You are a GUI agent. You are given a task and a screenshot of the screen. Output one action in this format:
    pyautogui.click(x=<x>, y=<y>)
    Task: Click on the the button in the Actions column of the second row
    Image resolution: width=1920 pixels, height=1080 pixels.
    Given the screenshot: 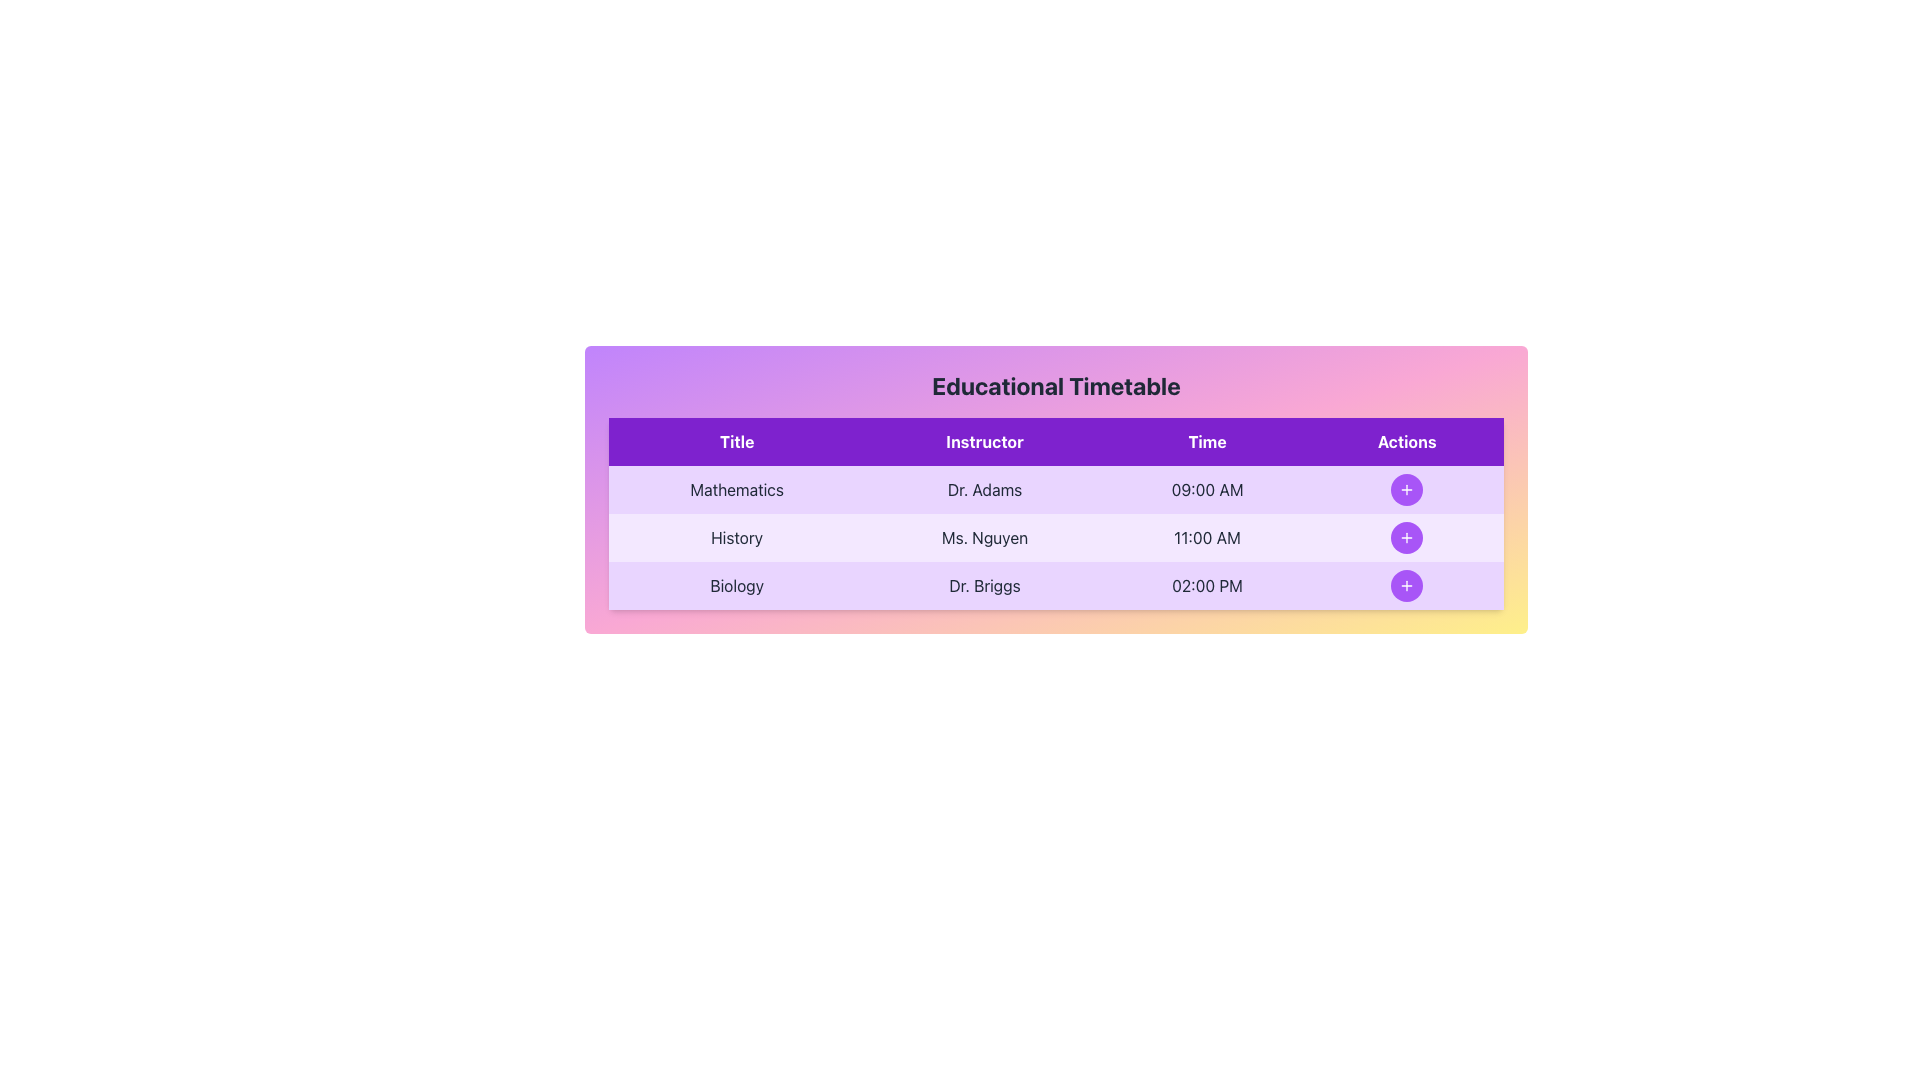 What is the action you would take?
    pyautogui.click(x=1405, y=536)
    